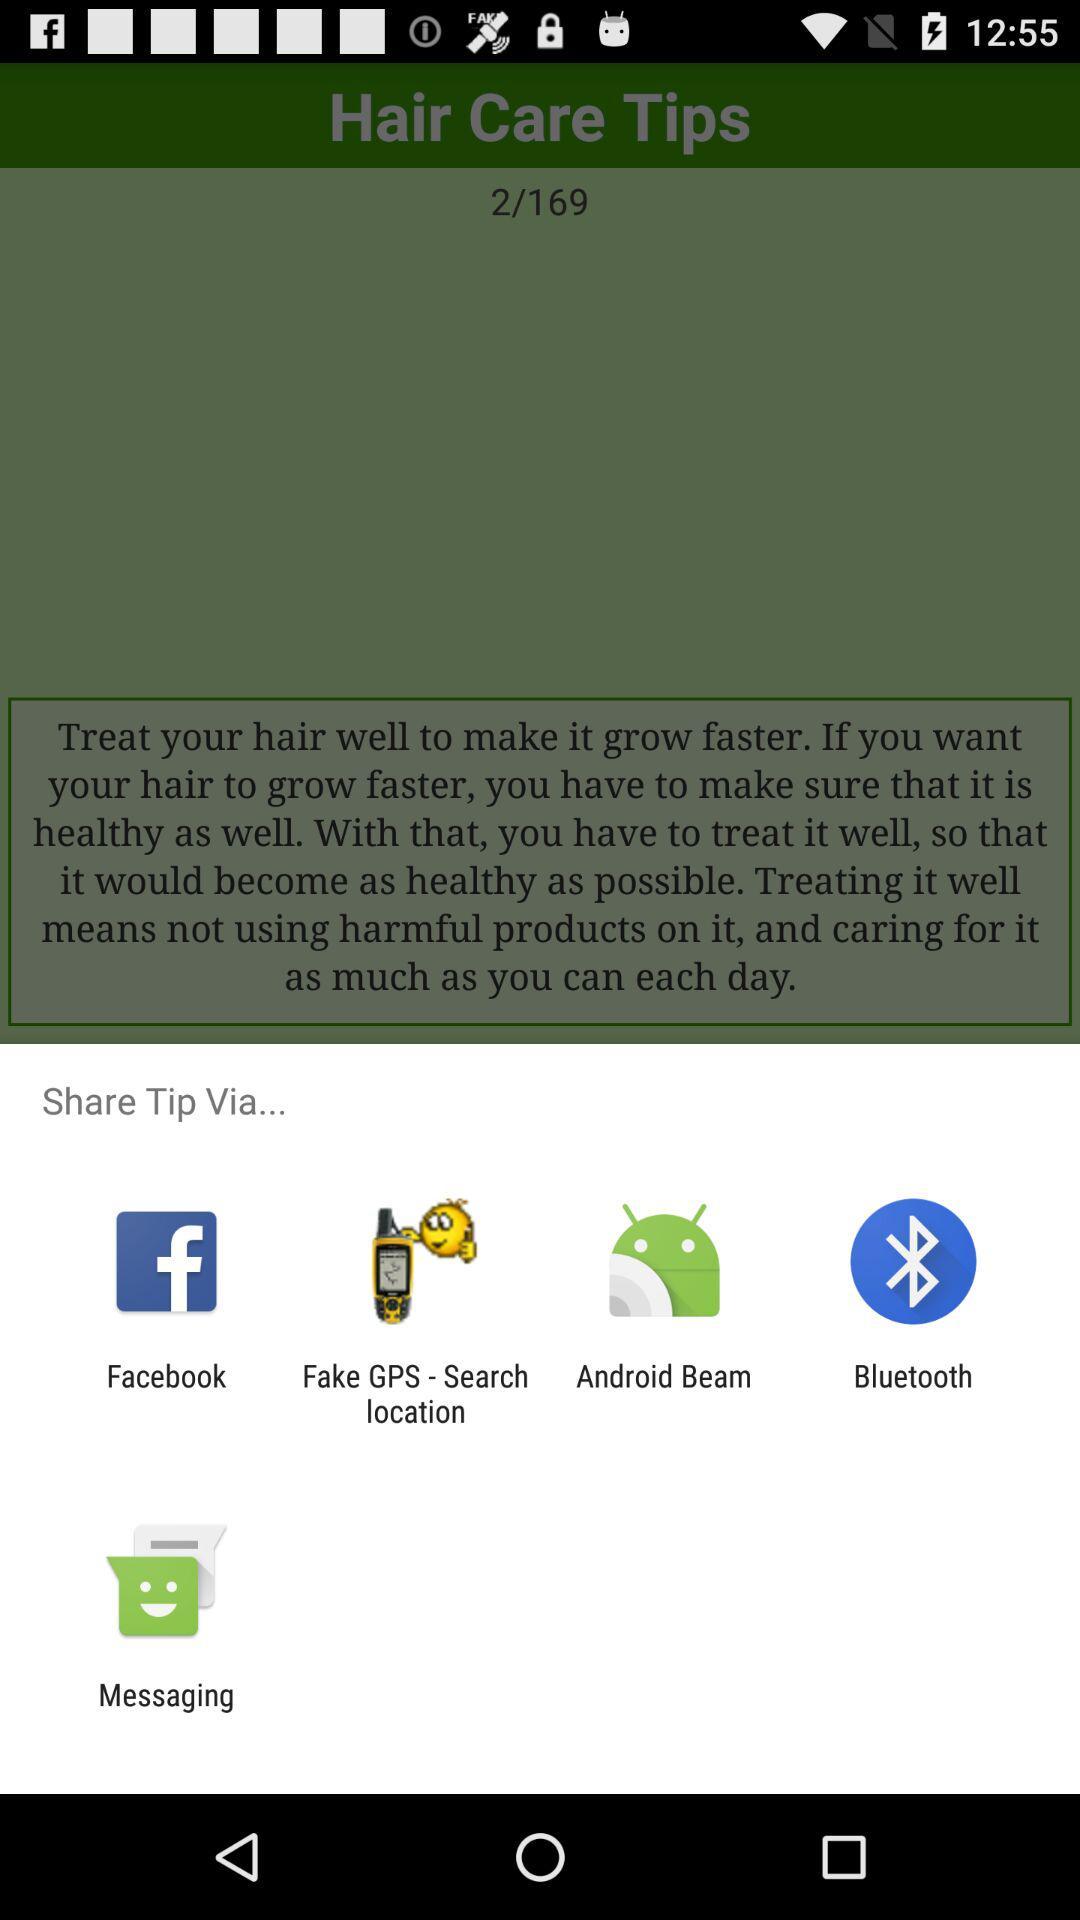 The width and height of the screenshot is (1080, 1920). What do you see at coordinates (165, 1711) in the screenshot?
I see `the messaging icon` at bounding box center [165, 1711].